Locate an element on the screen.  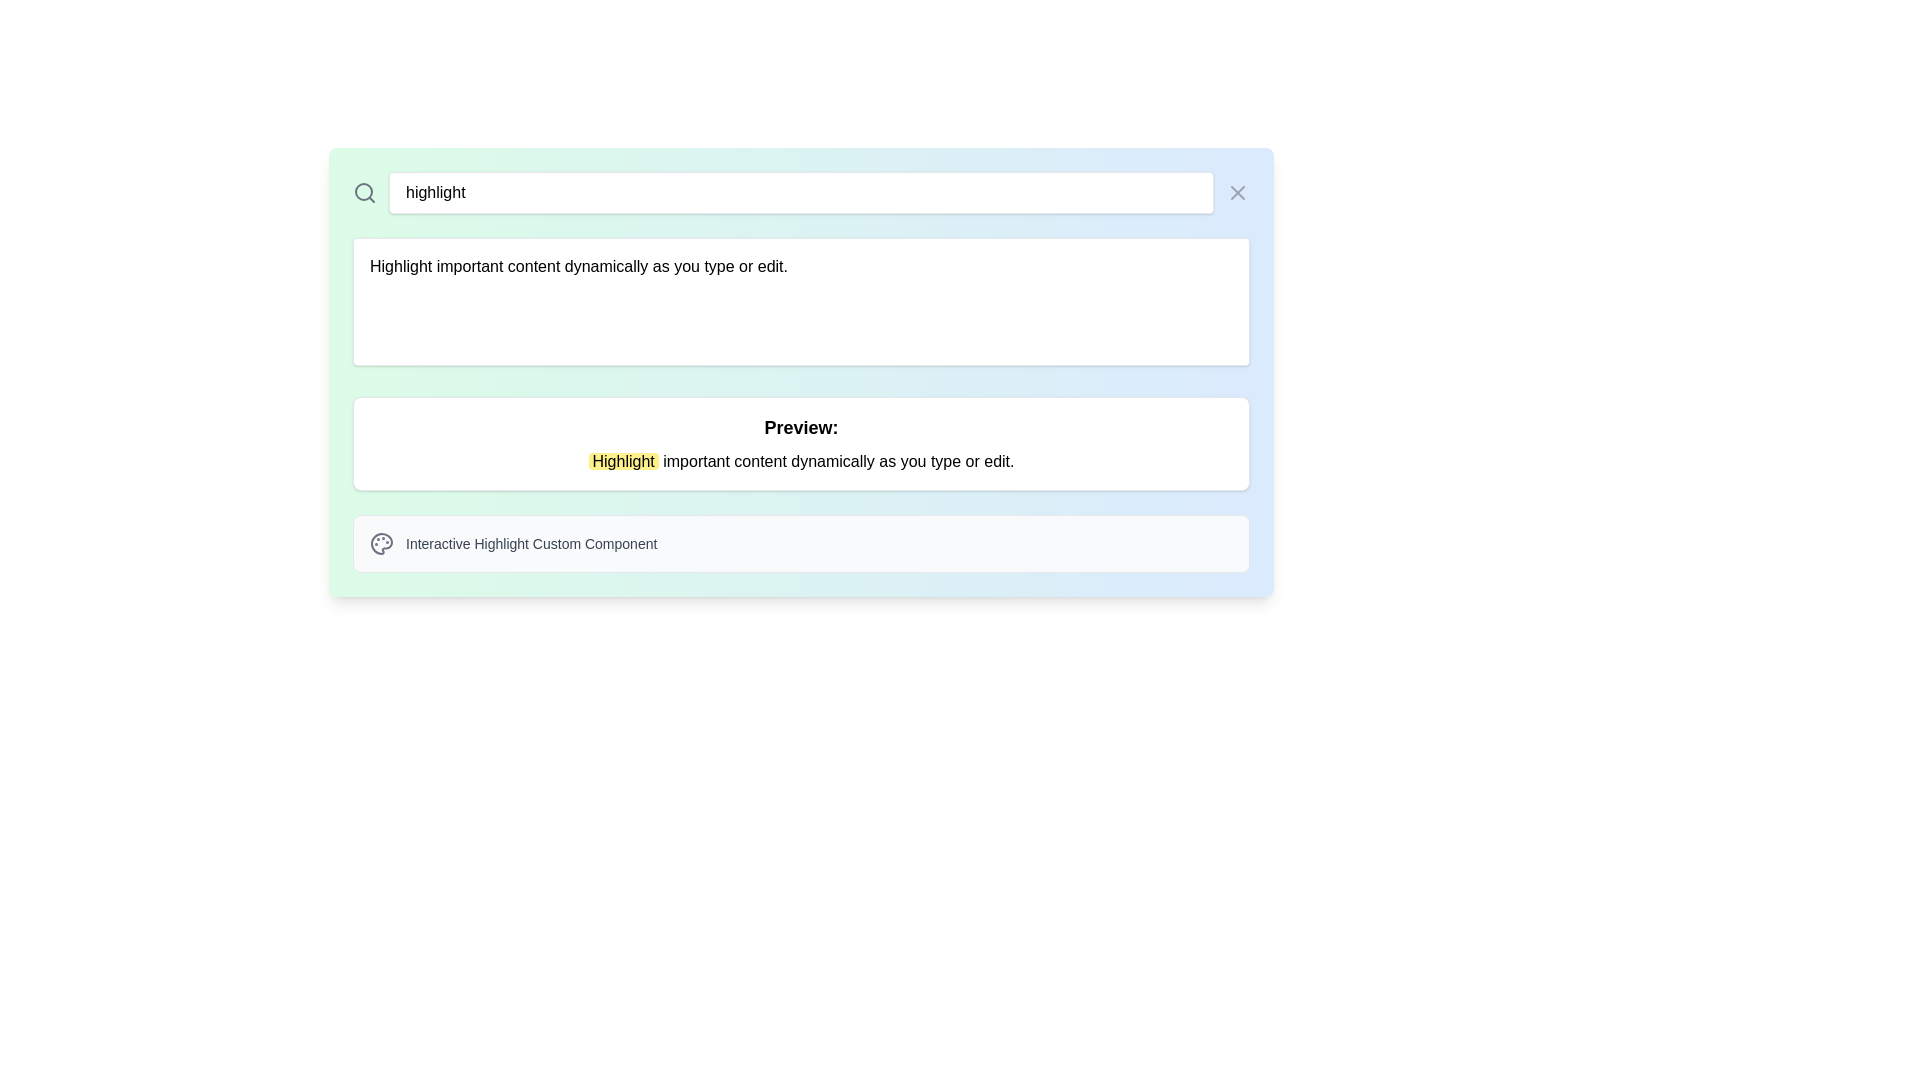
the highlighted word 'Highlight' in the text block that reads 'Highlight important content dynamically as you type or edit.' This word is styled with a yellow background and is the first word in the sentence, located in the 'Preview' section below a search bar is located at coordinates (622, 461).